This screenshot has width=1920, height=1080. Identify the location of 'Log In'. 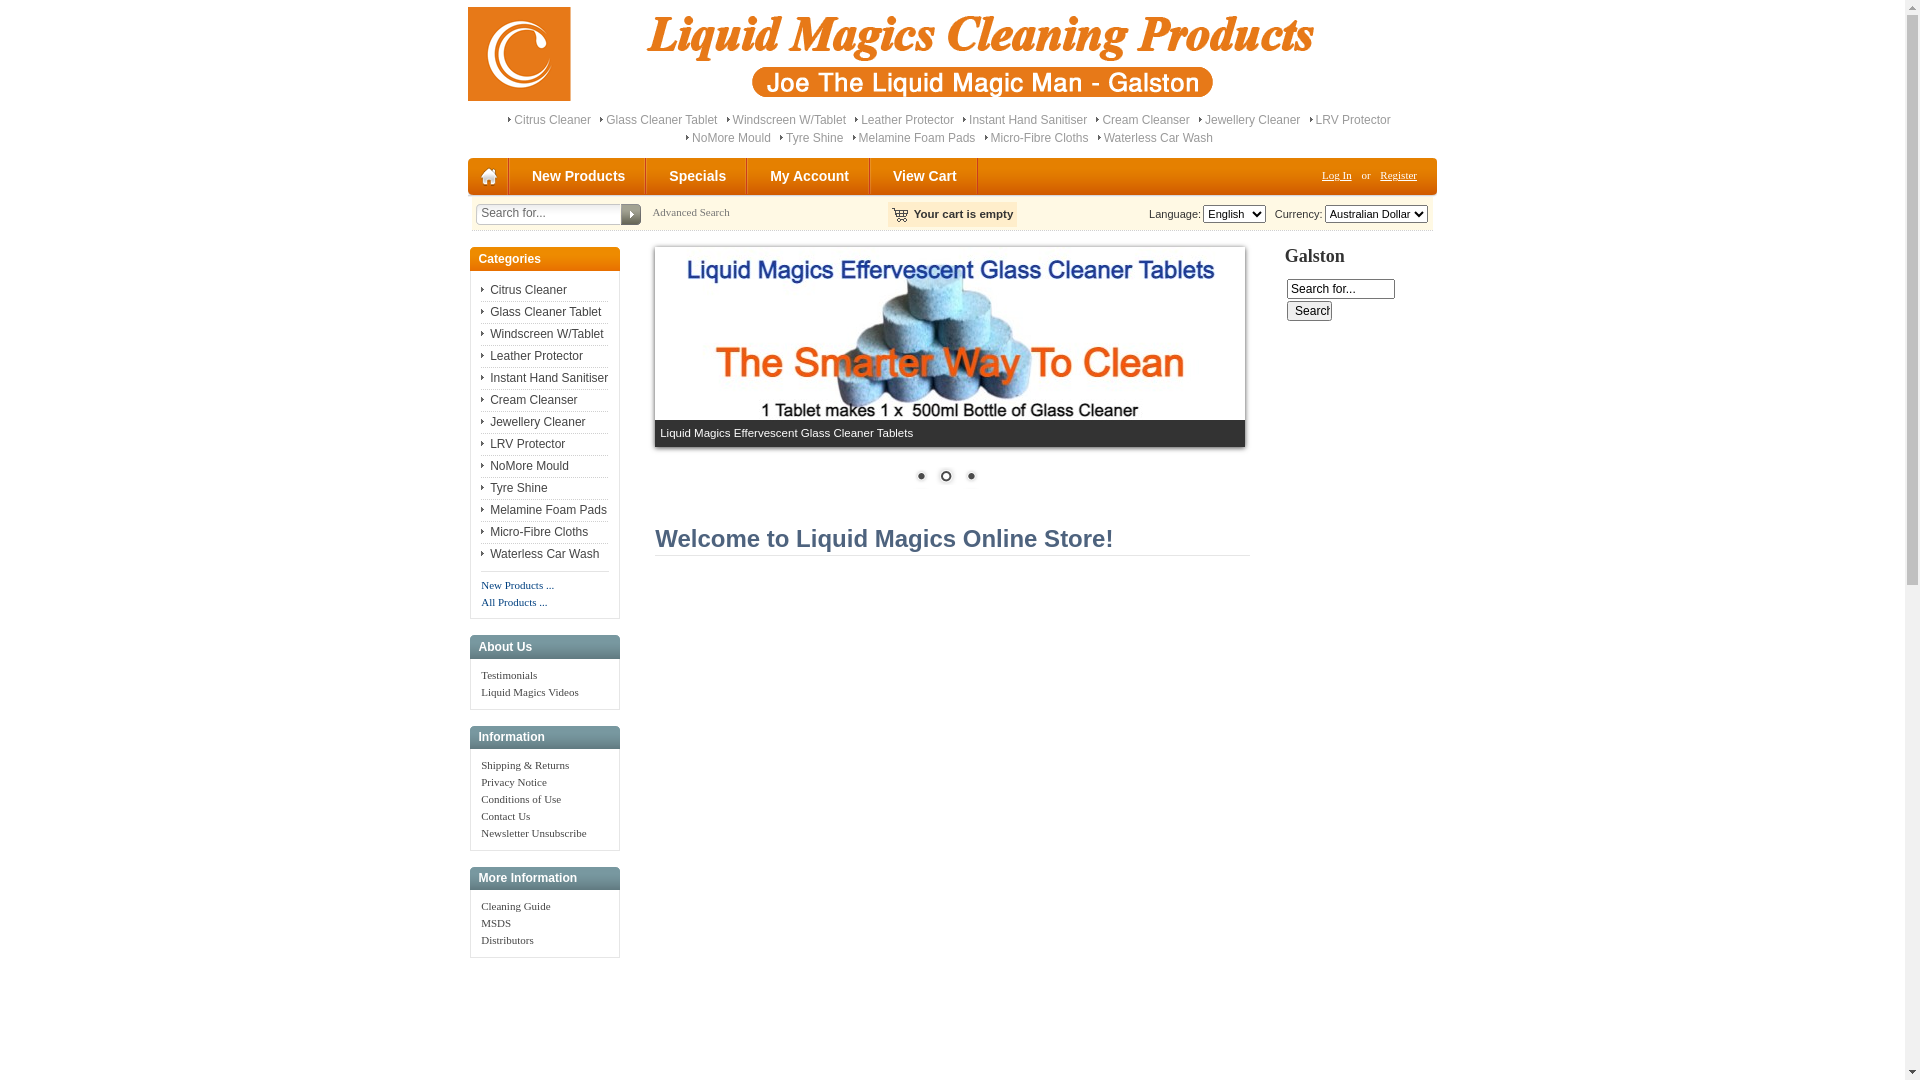
(1315, 173).